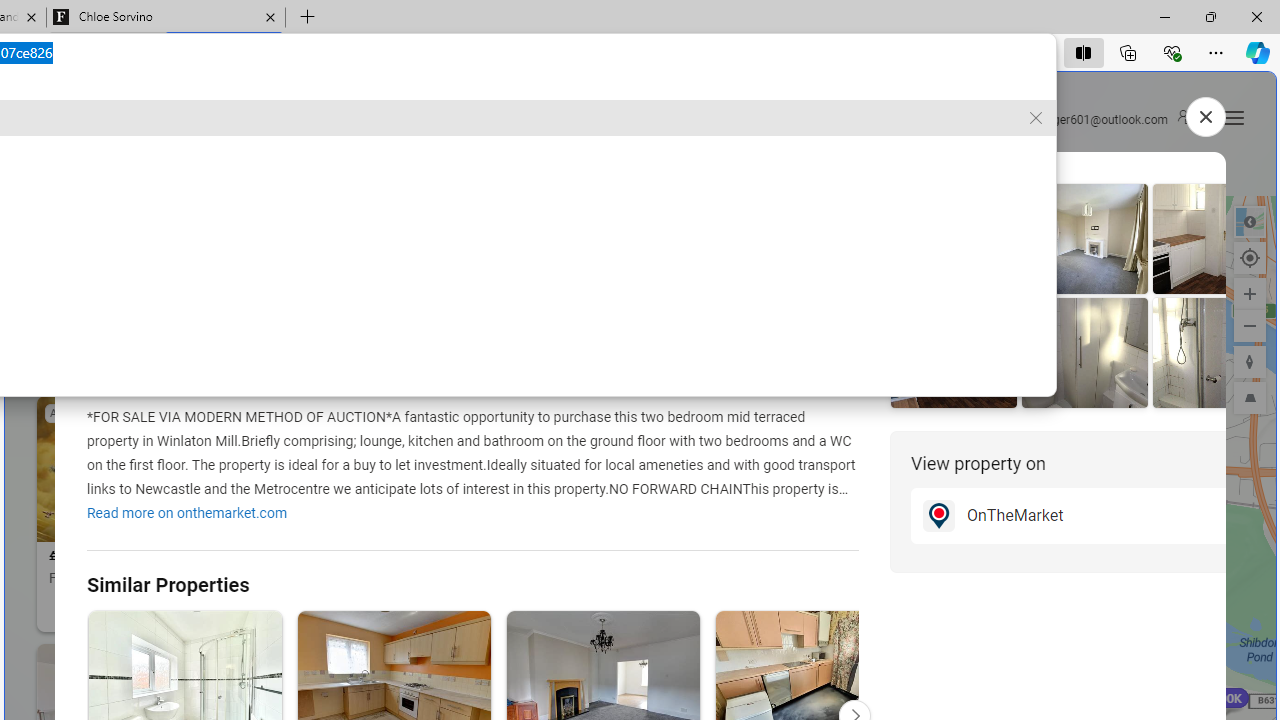 This screenshot has width=1280, height=720. I want to click on 'Remove suggestion', so click(1036, 118).